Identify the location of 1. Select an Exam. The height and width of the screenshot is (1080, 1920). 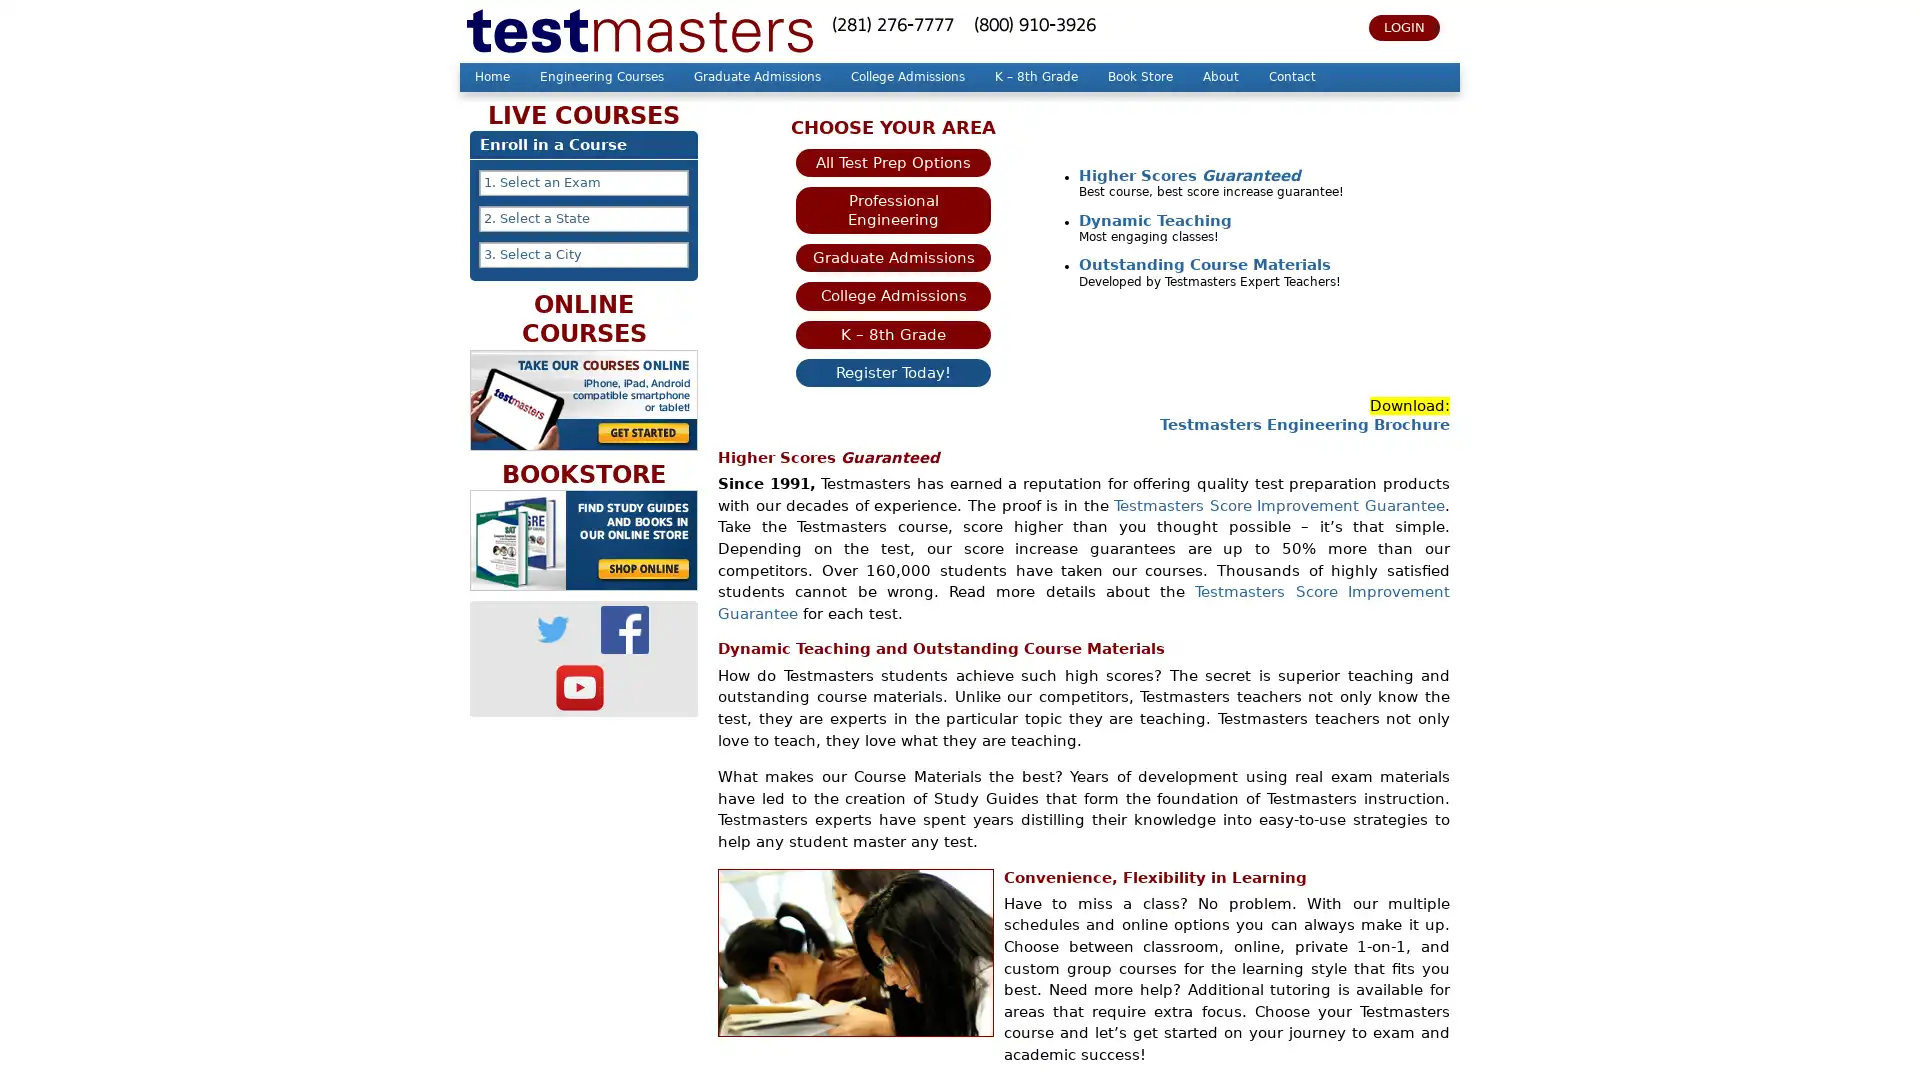
(583, 182).